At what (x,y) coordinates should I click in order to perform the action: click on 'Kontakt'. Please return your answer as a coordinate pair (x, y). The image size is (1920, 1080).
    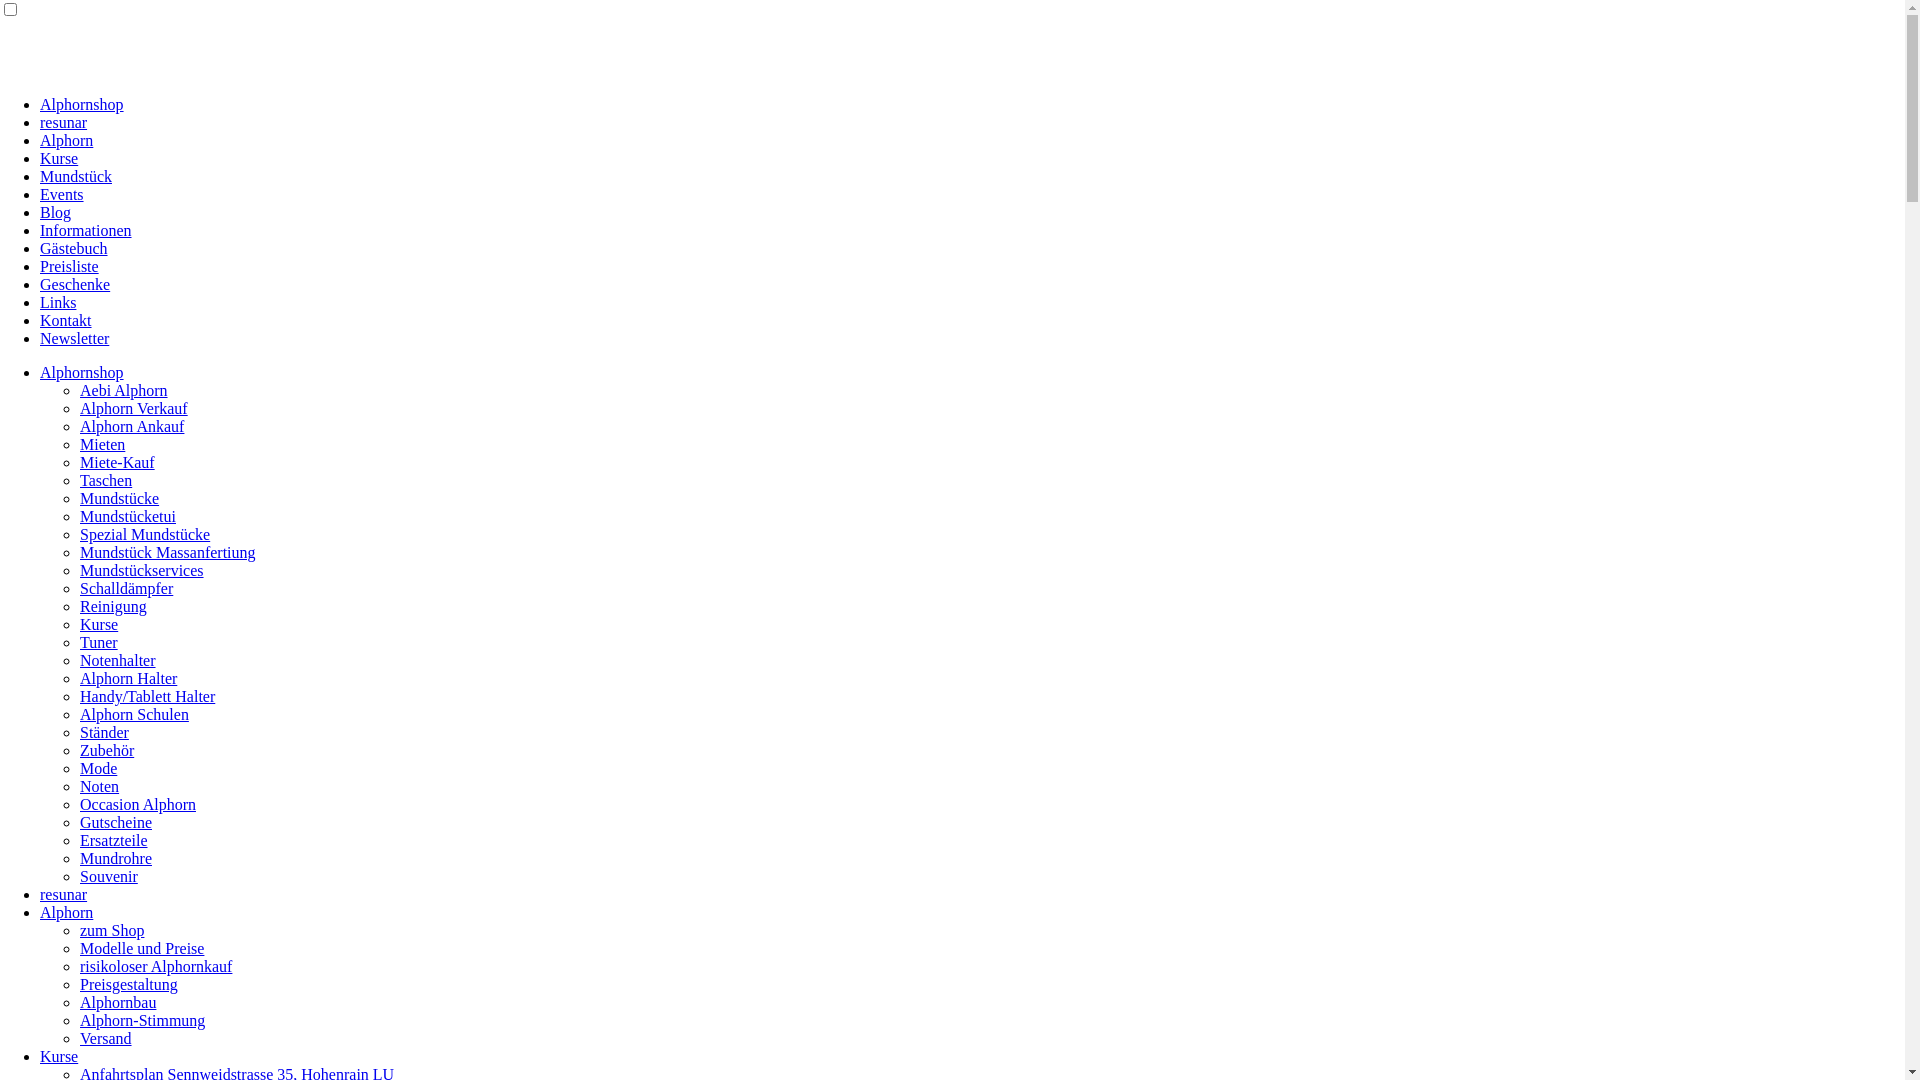
    Looking at the image, I should click on (39, 319).